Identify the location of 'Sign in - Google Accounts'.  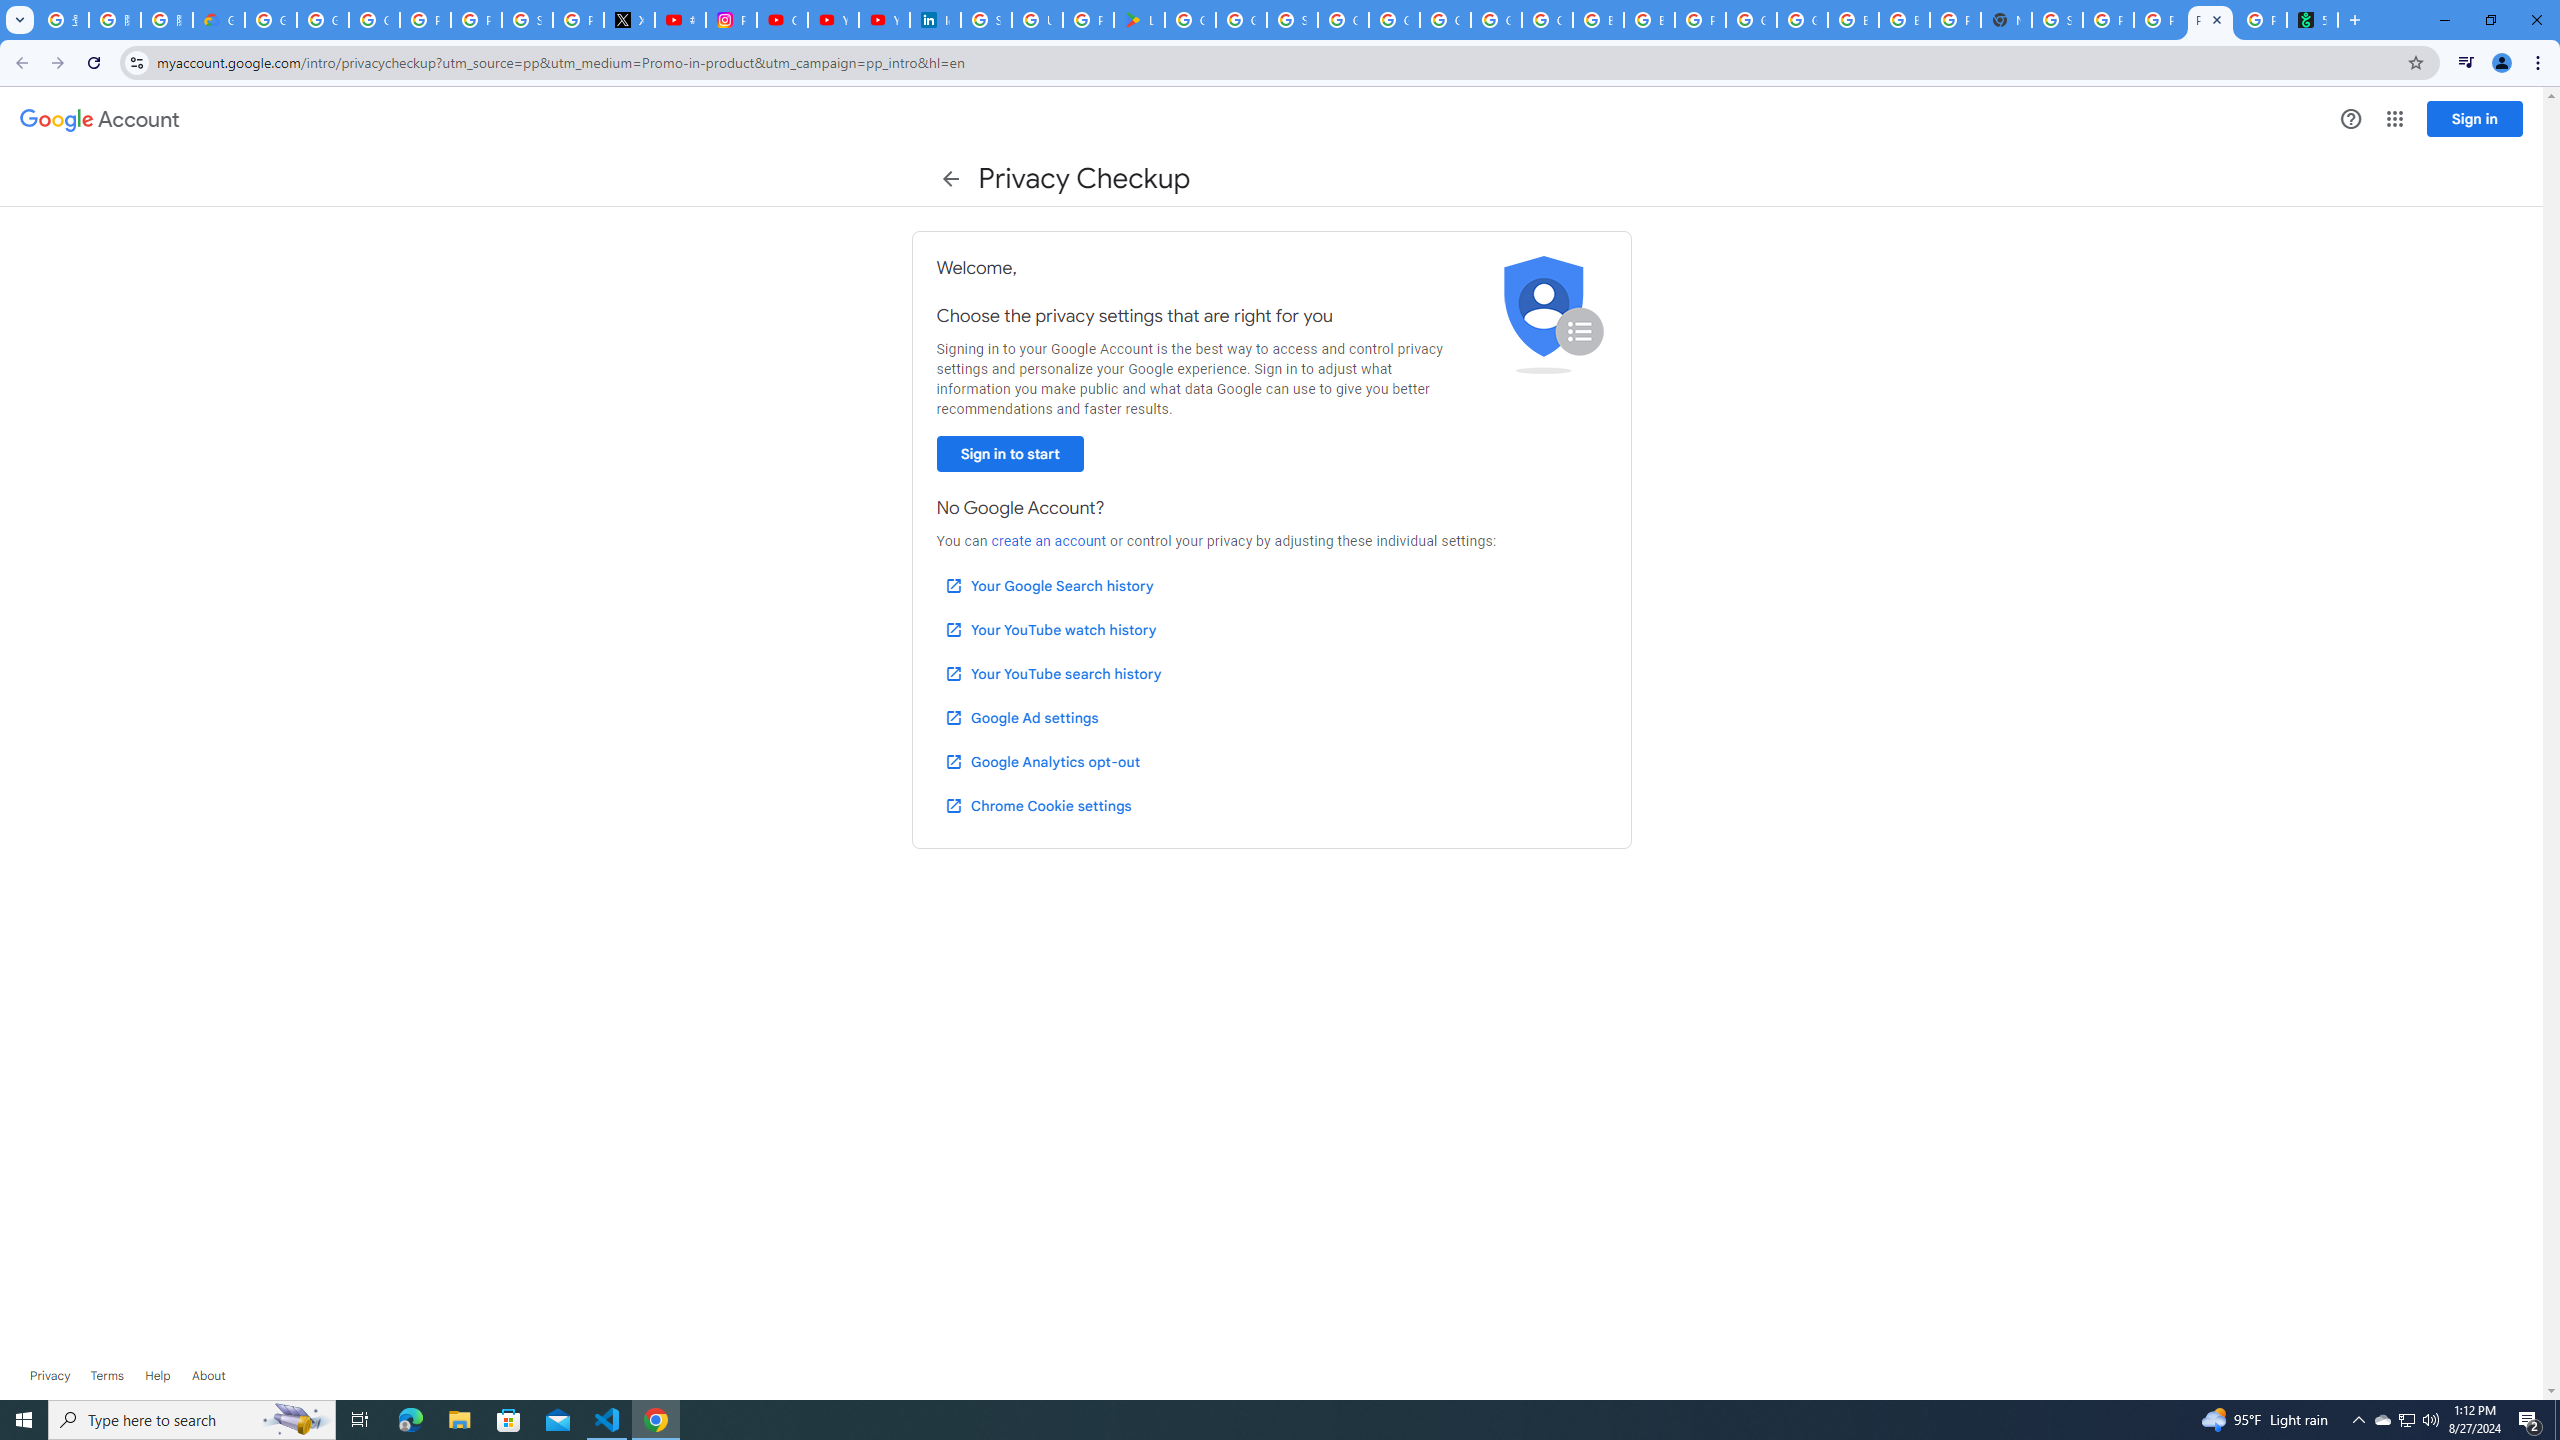
(1291, 19).